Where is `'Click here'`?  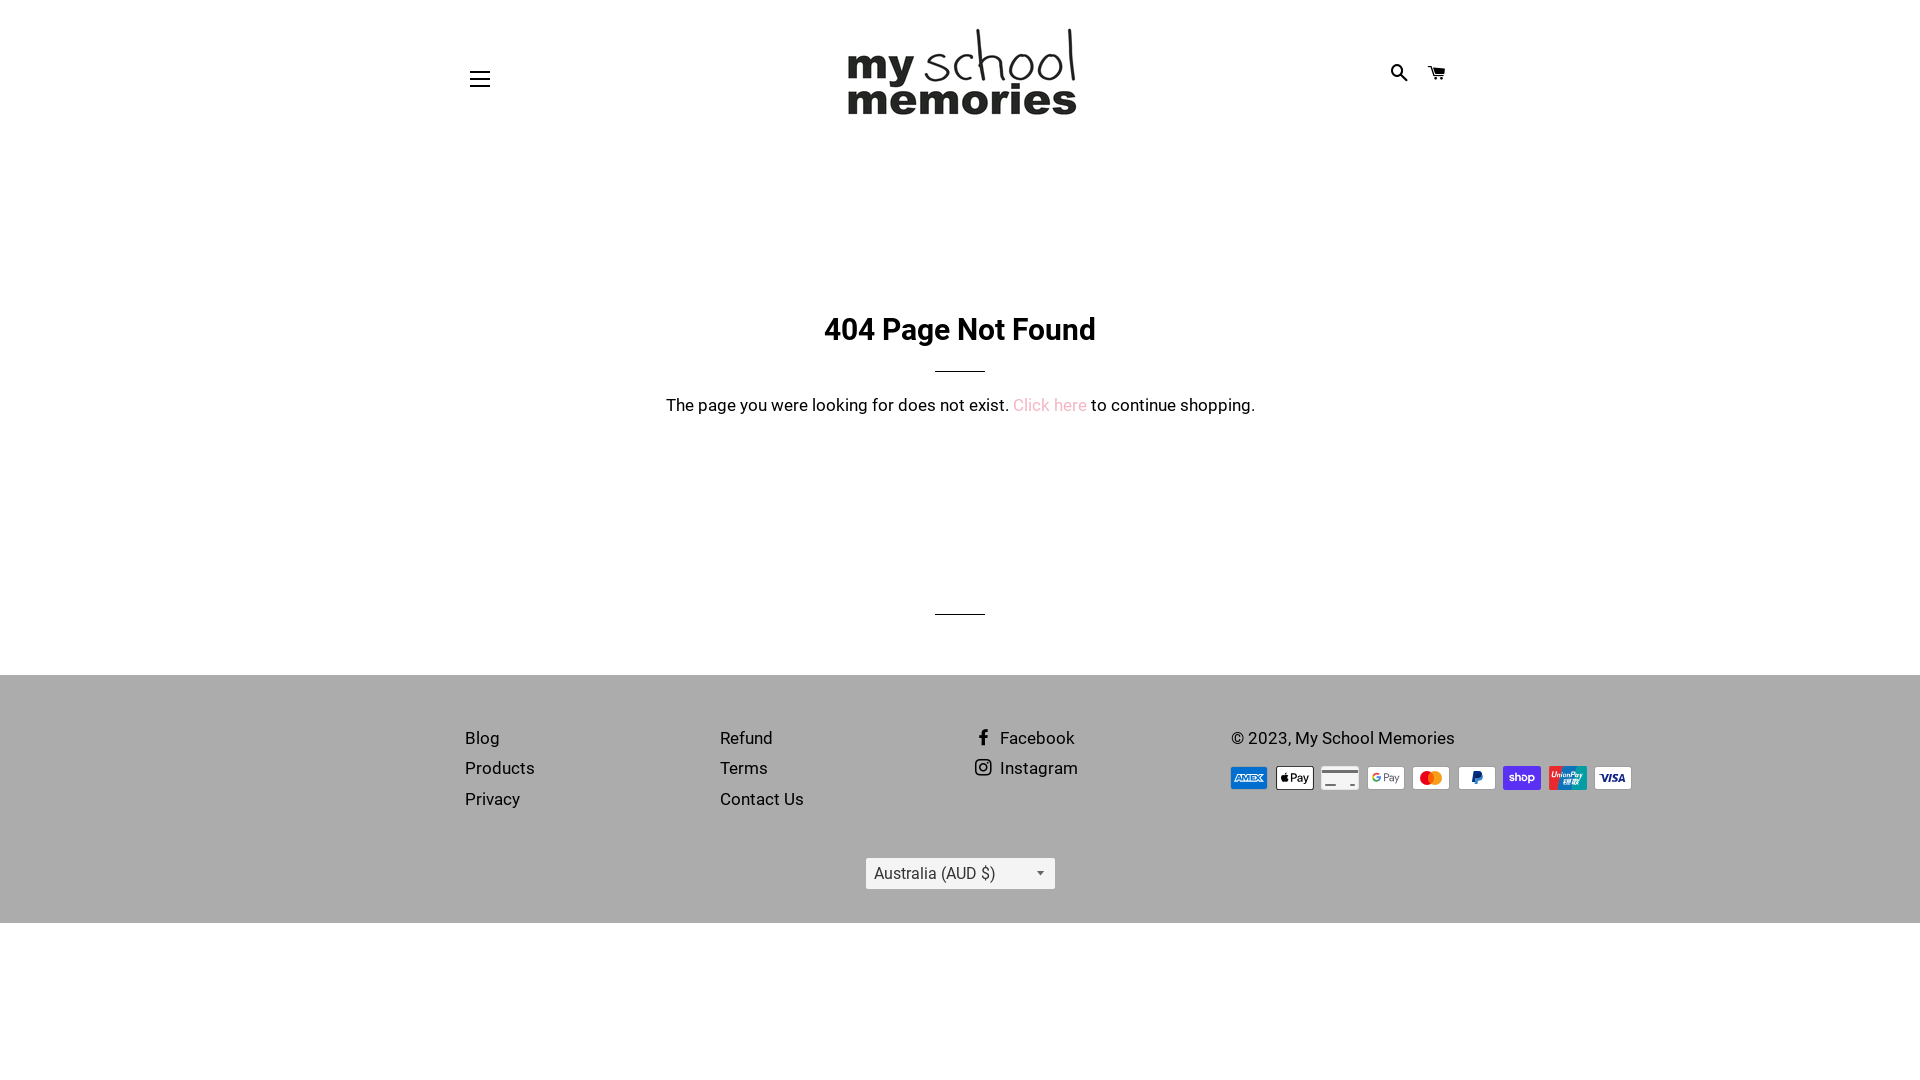
'Click here' is located at coordinates (1048, 405).